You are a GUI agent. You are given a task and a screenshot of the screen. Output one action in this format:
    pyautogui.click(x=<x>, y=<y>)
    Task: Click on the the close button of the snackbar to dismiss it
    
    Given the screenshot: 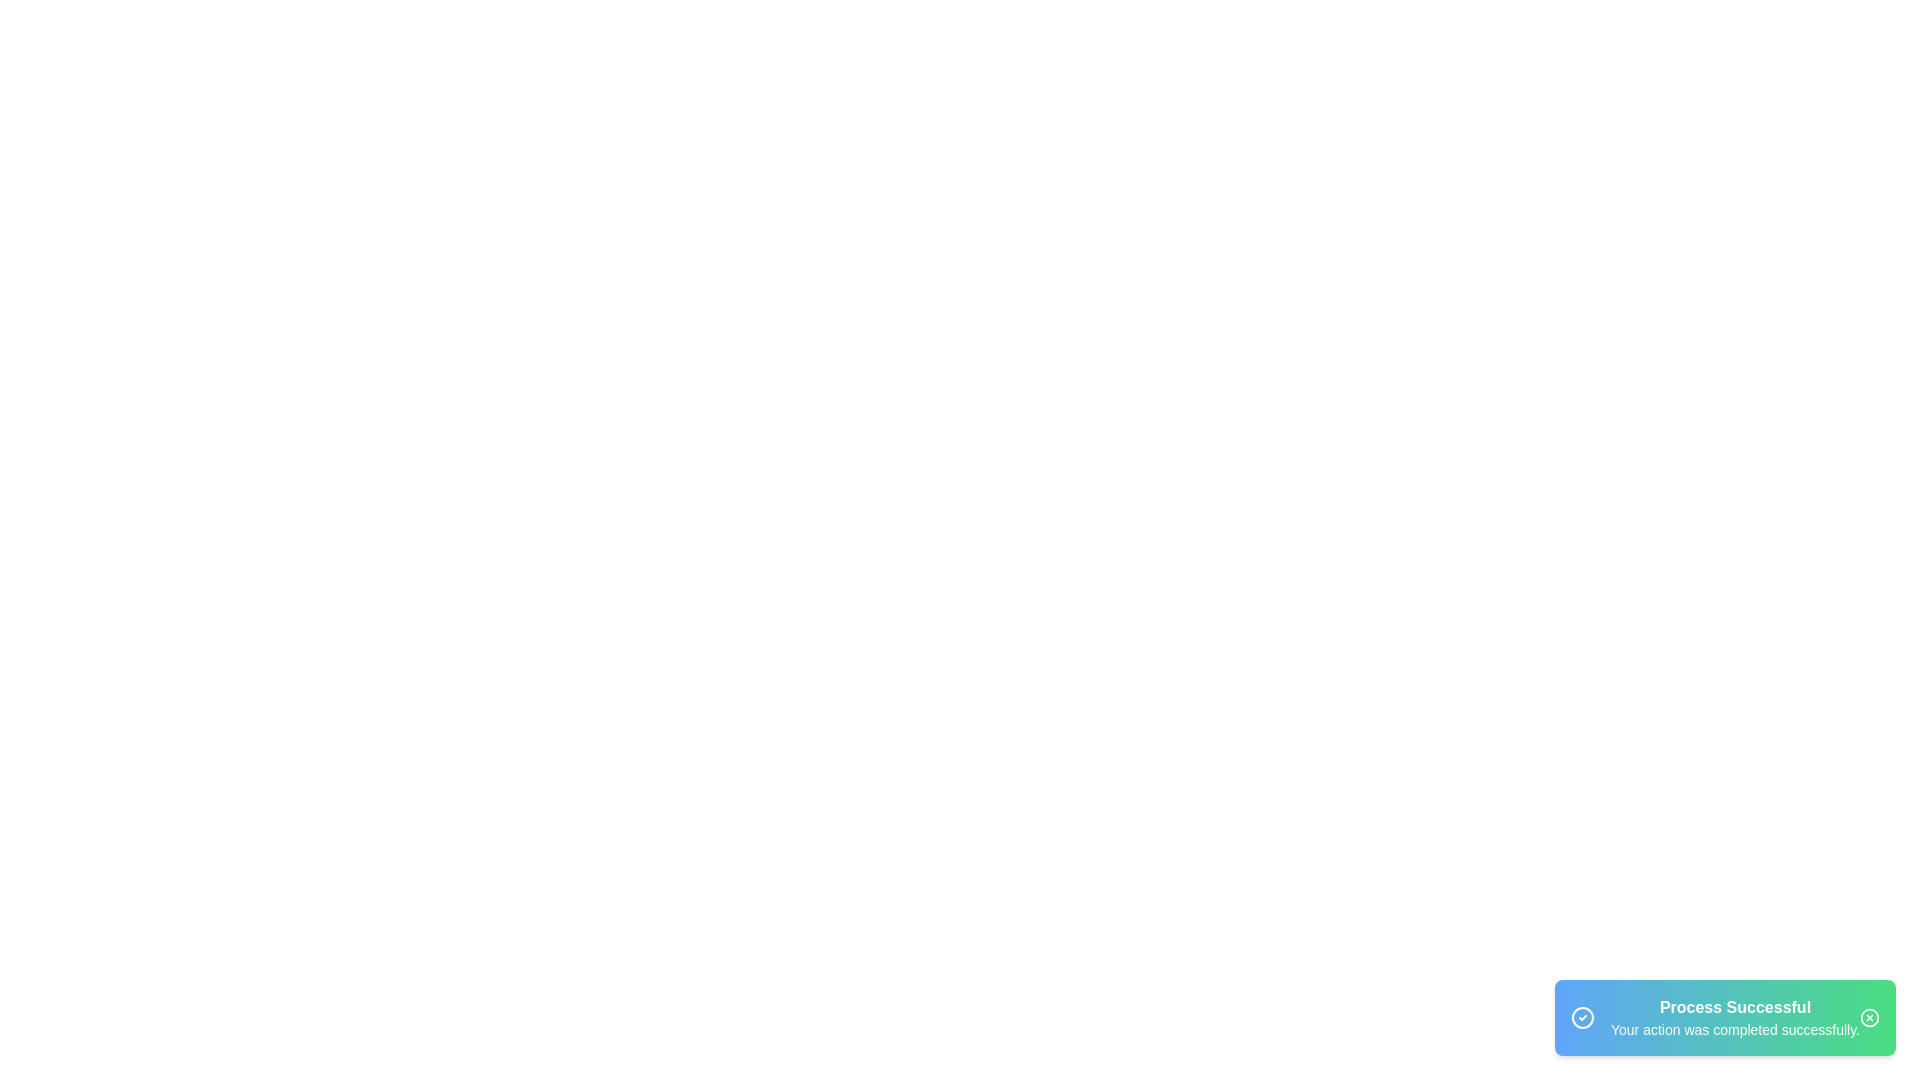 What is the action you would take?
    pyautogui.click(x=1869, y=1018)
    